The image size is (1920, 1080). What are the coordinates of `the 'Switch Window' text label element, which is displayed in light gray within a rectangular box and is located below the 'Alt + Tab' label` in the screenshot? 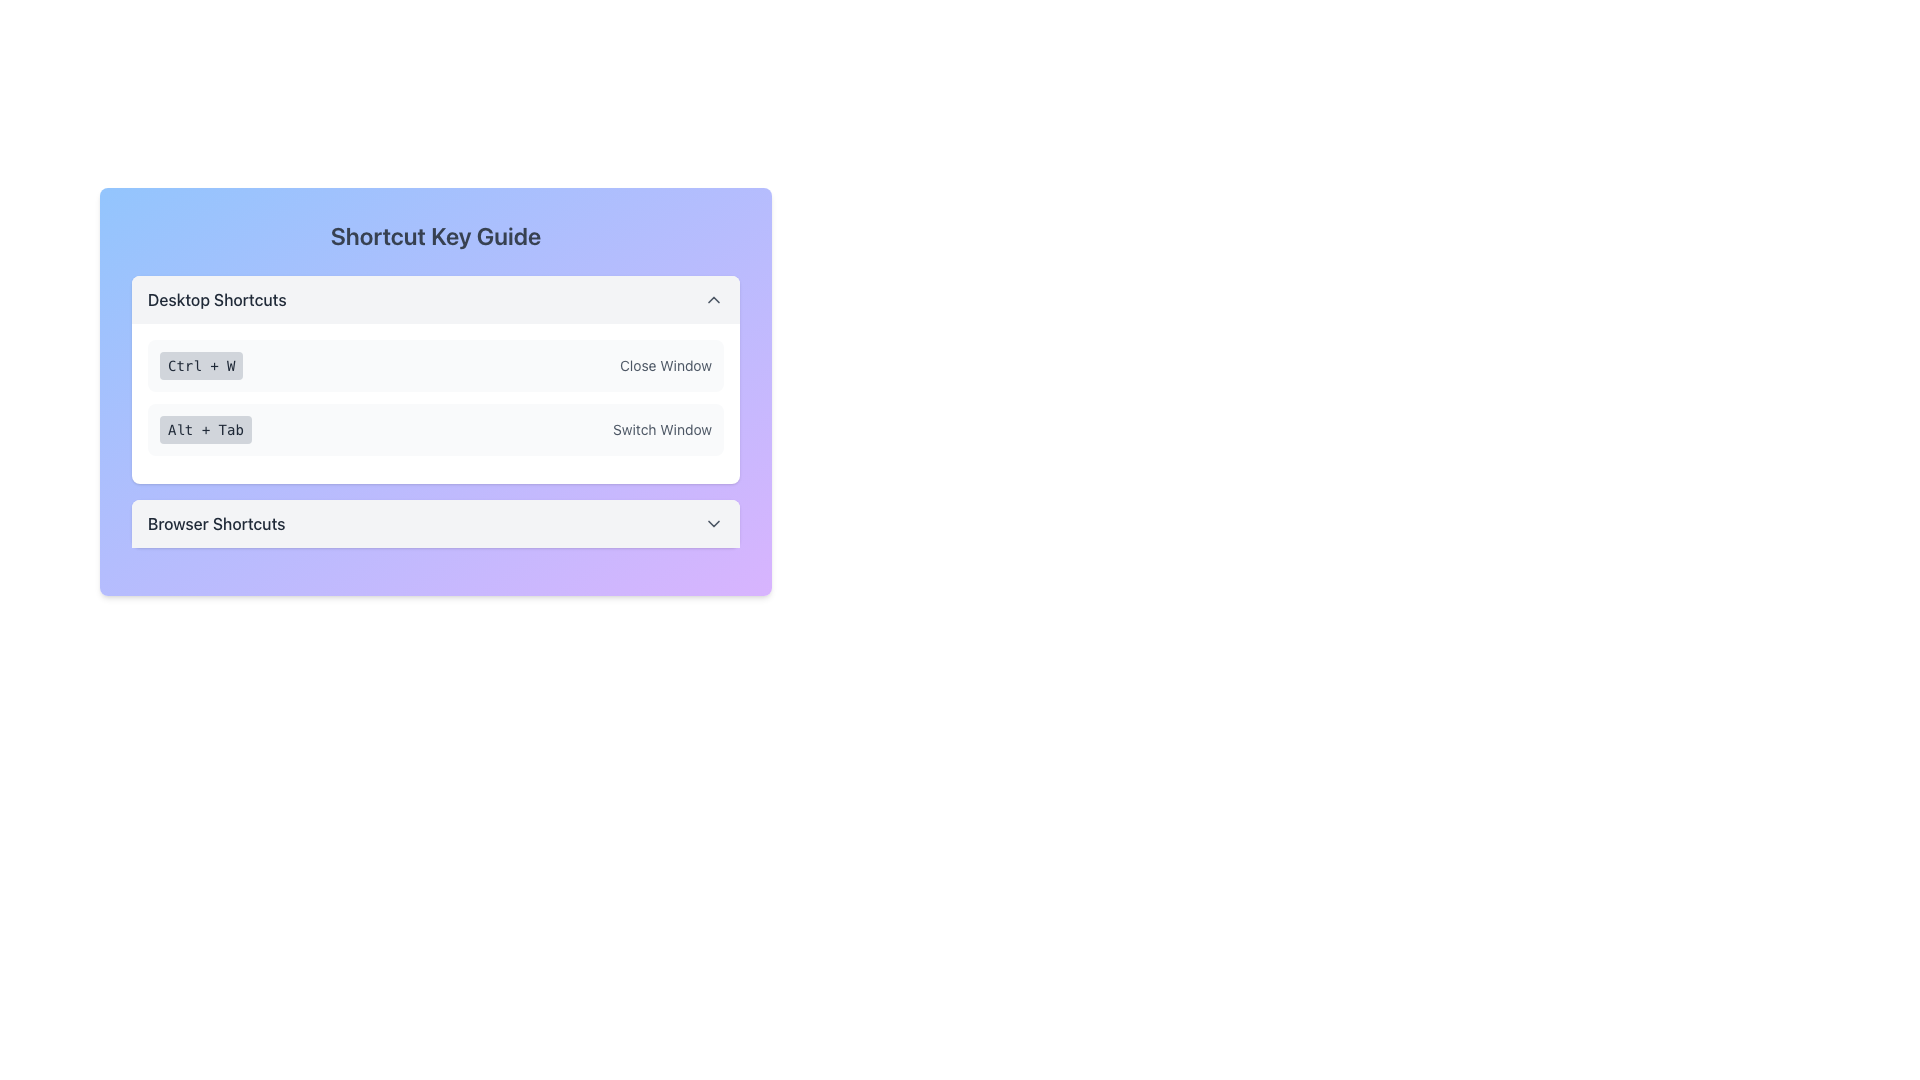 It's located at (662, 428).